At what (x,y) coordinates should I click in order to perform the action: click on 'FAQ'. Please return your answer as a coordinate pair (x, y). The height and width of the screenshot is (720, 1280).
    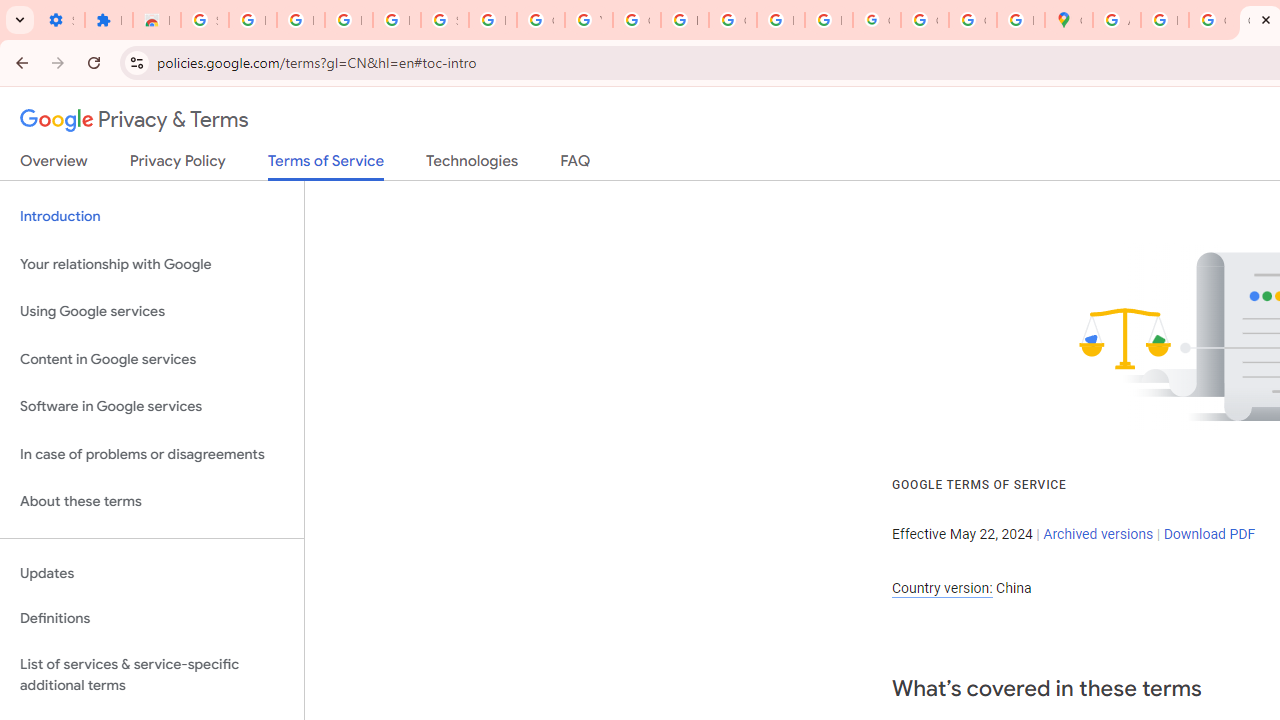
    Looking at the image, I should click on (575, 164).